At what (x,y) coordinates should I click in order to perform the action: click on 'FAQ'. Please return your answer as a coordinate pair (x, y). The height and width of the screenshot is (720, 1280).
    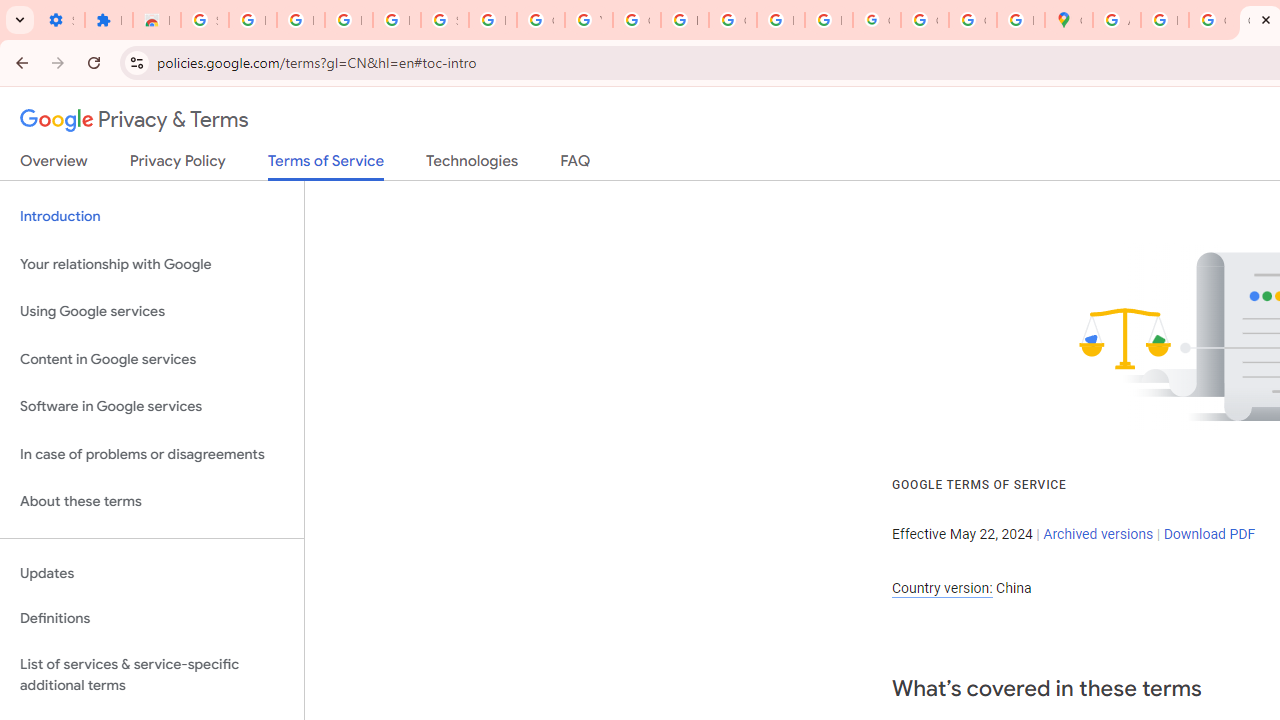
    Looking at the image, I should click on (575, 164).